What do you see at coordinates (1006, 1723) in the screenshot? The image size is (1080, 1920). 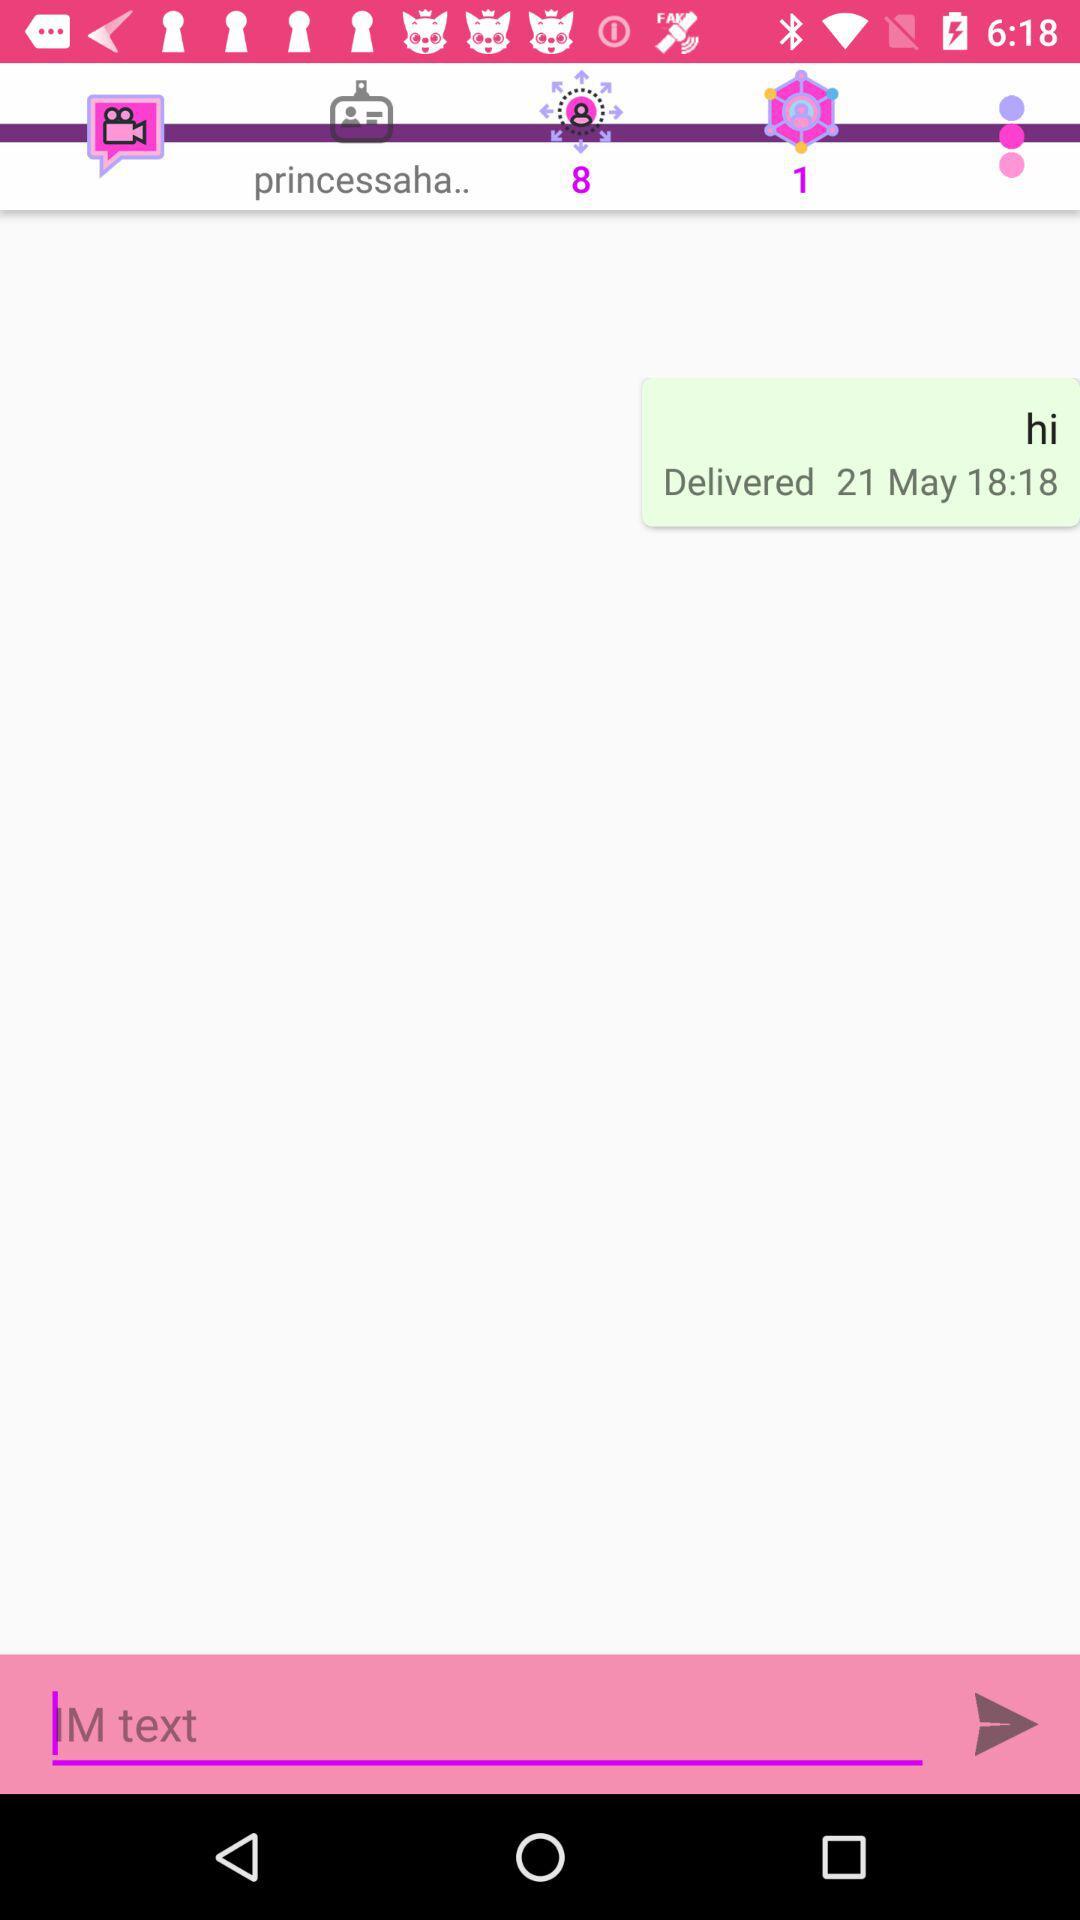 I see `send` at bounding box center [1006, 1723].